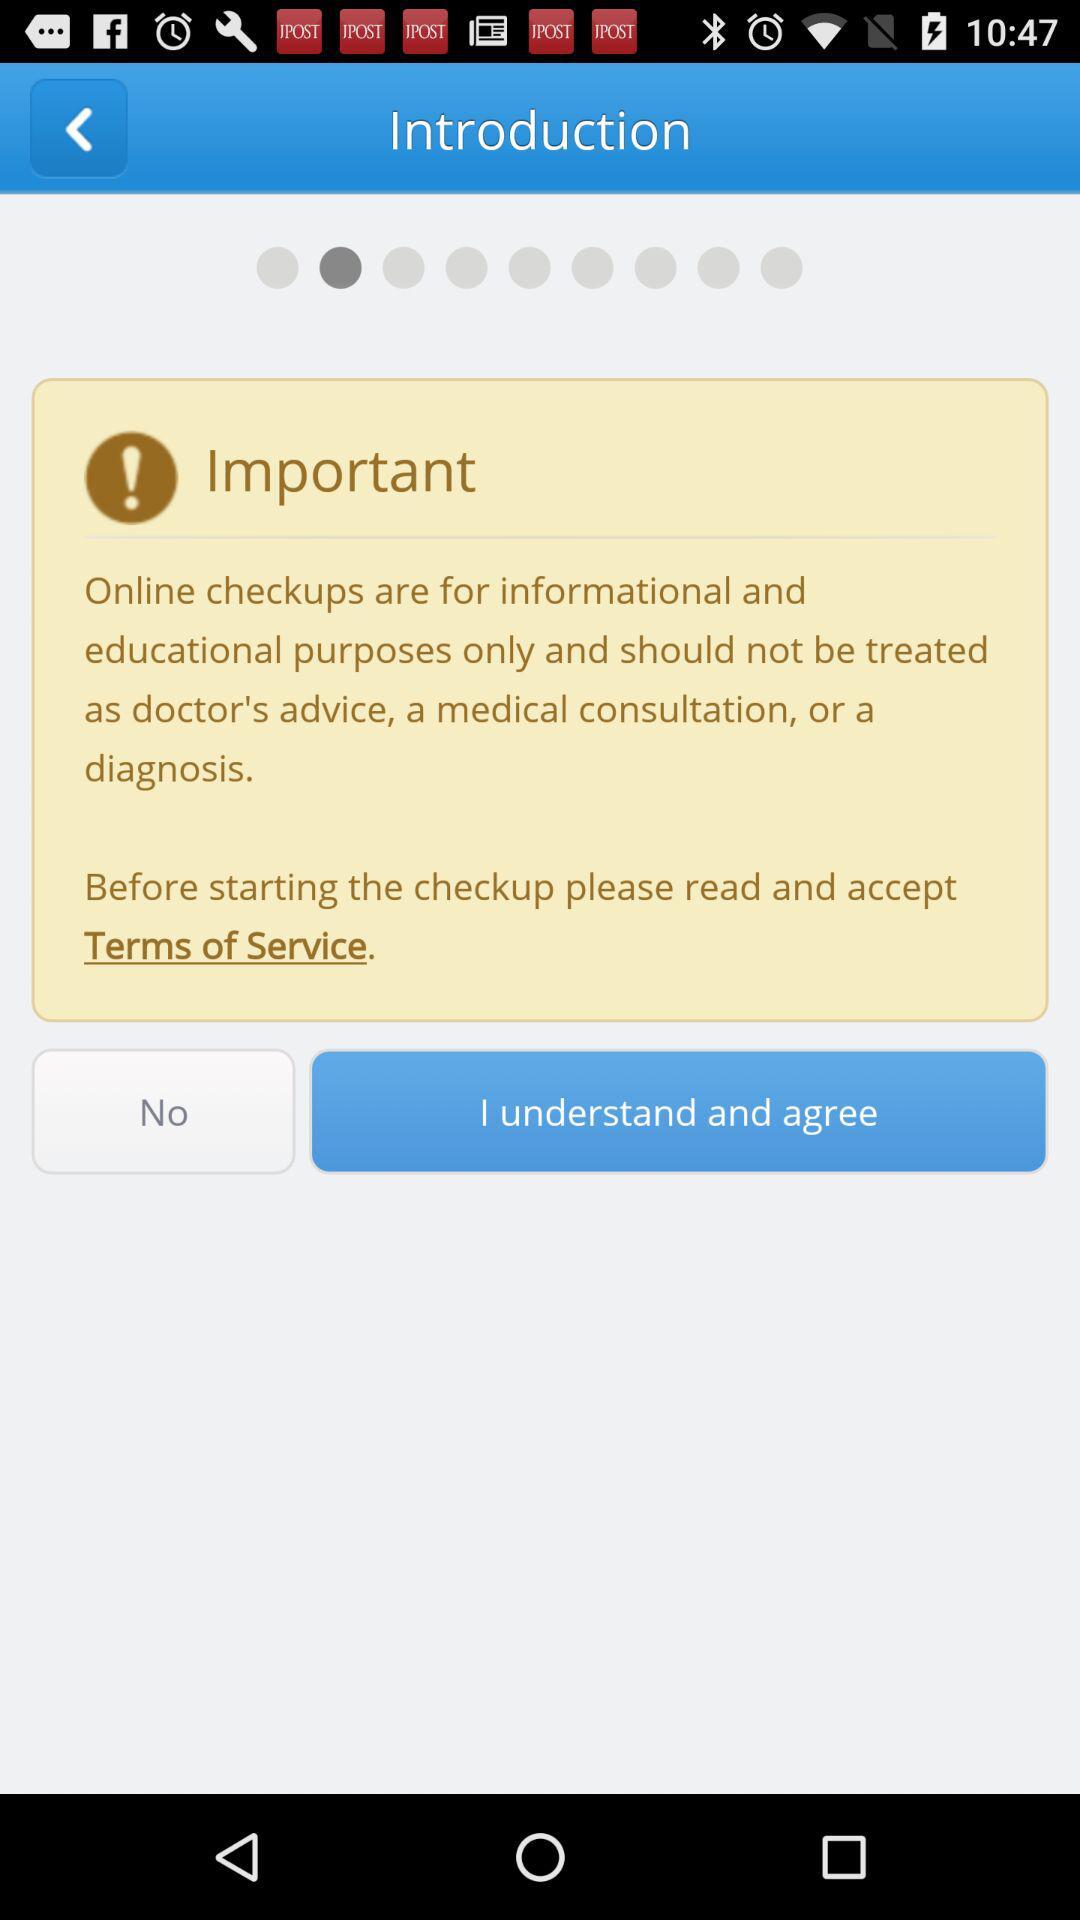  I want to click on the item to the right of the no icon, so click(677, 1110).